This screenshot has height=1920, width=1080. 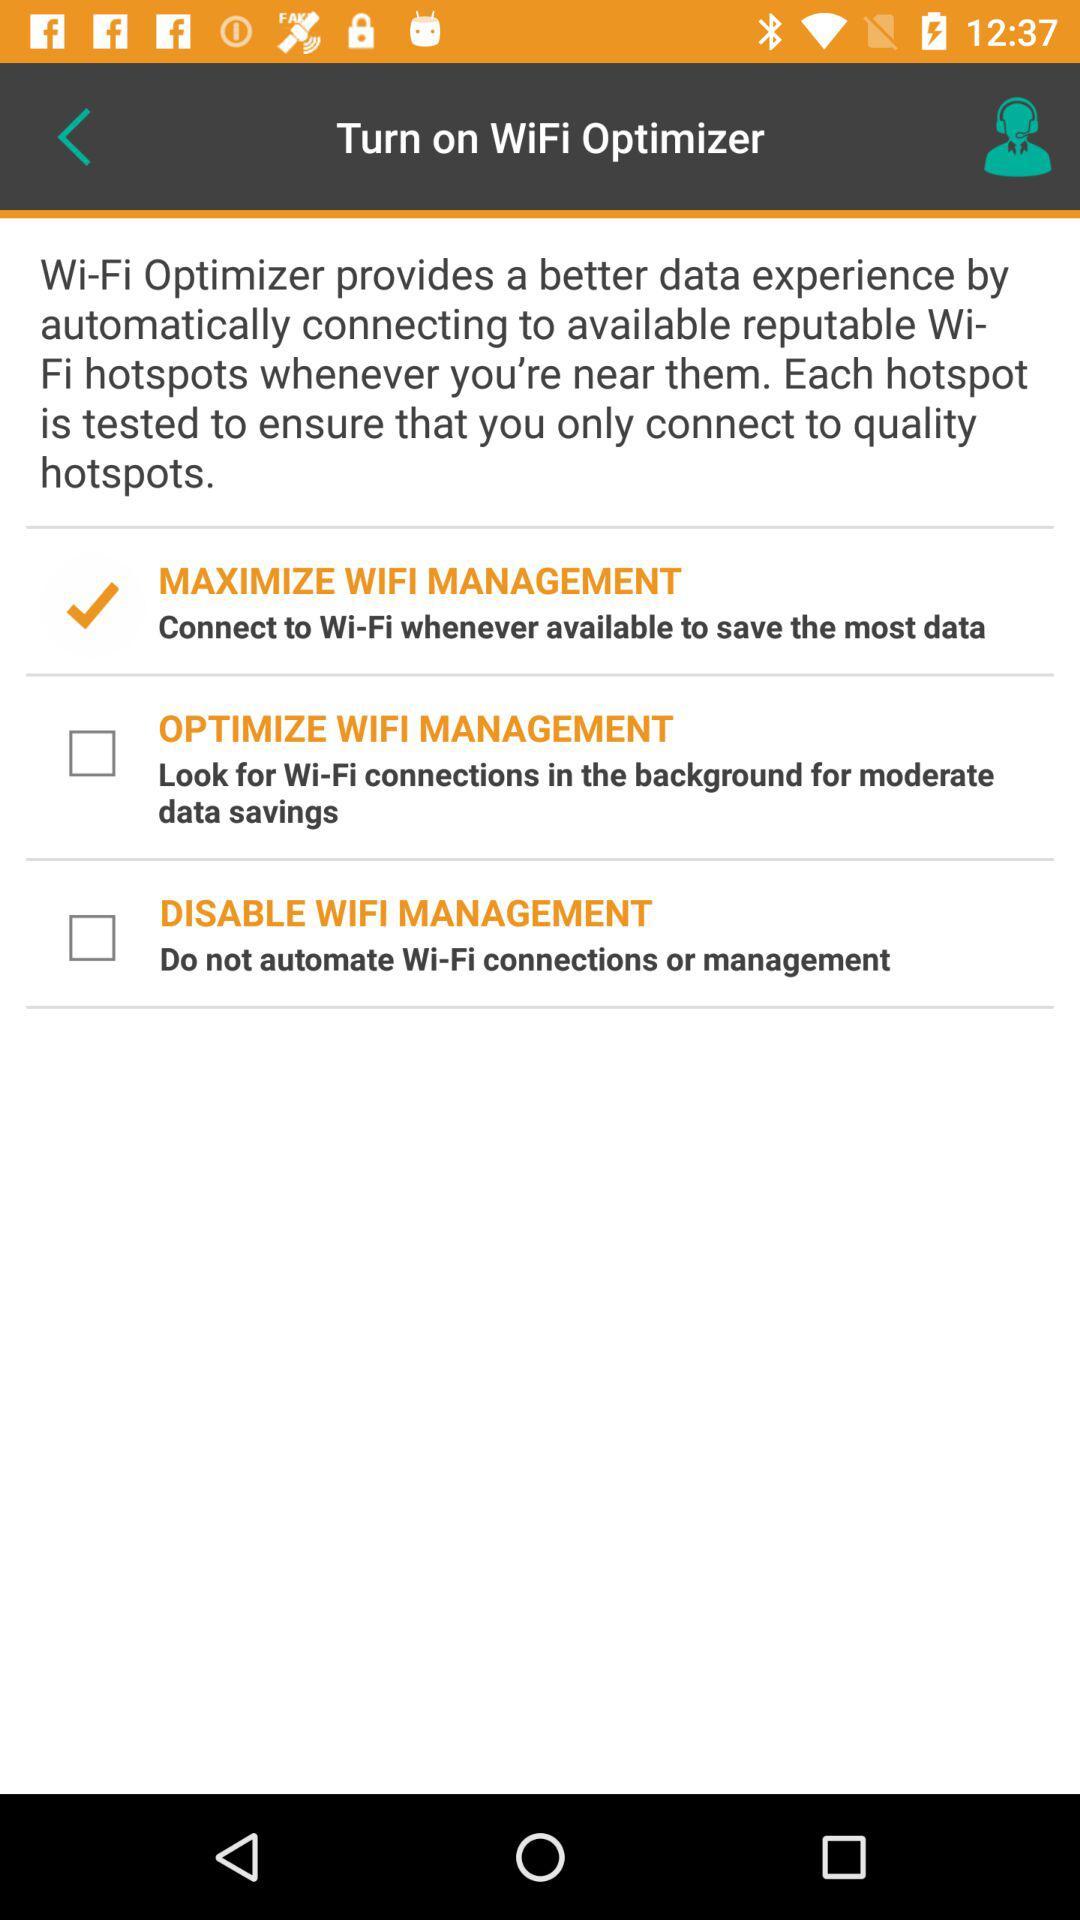 I want to click on select option, so click(x=92, y=937).